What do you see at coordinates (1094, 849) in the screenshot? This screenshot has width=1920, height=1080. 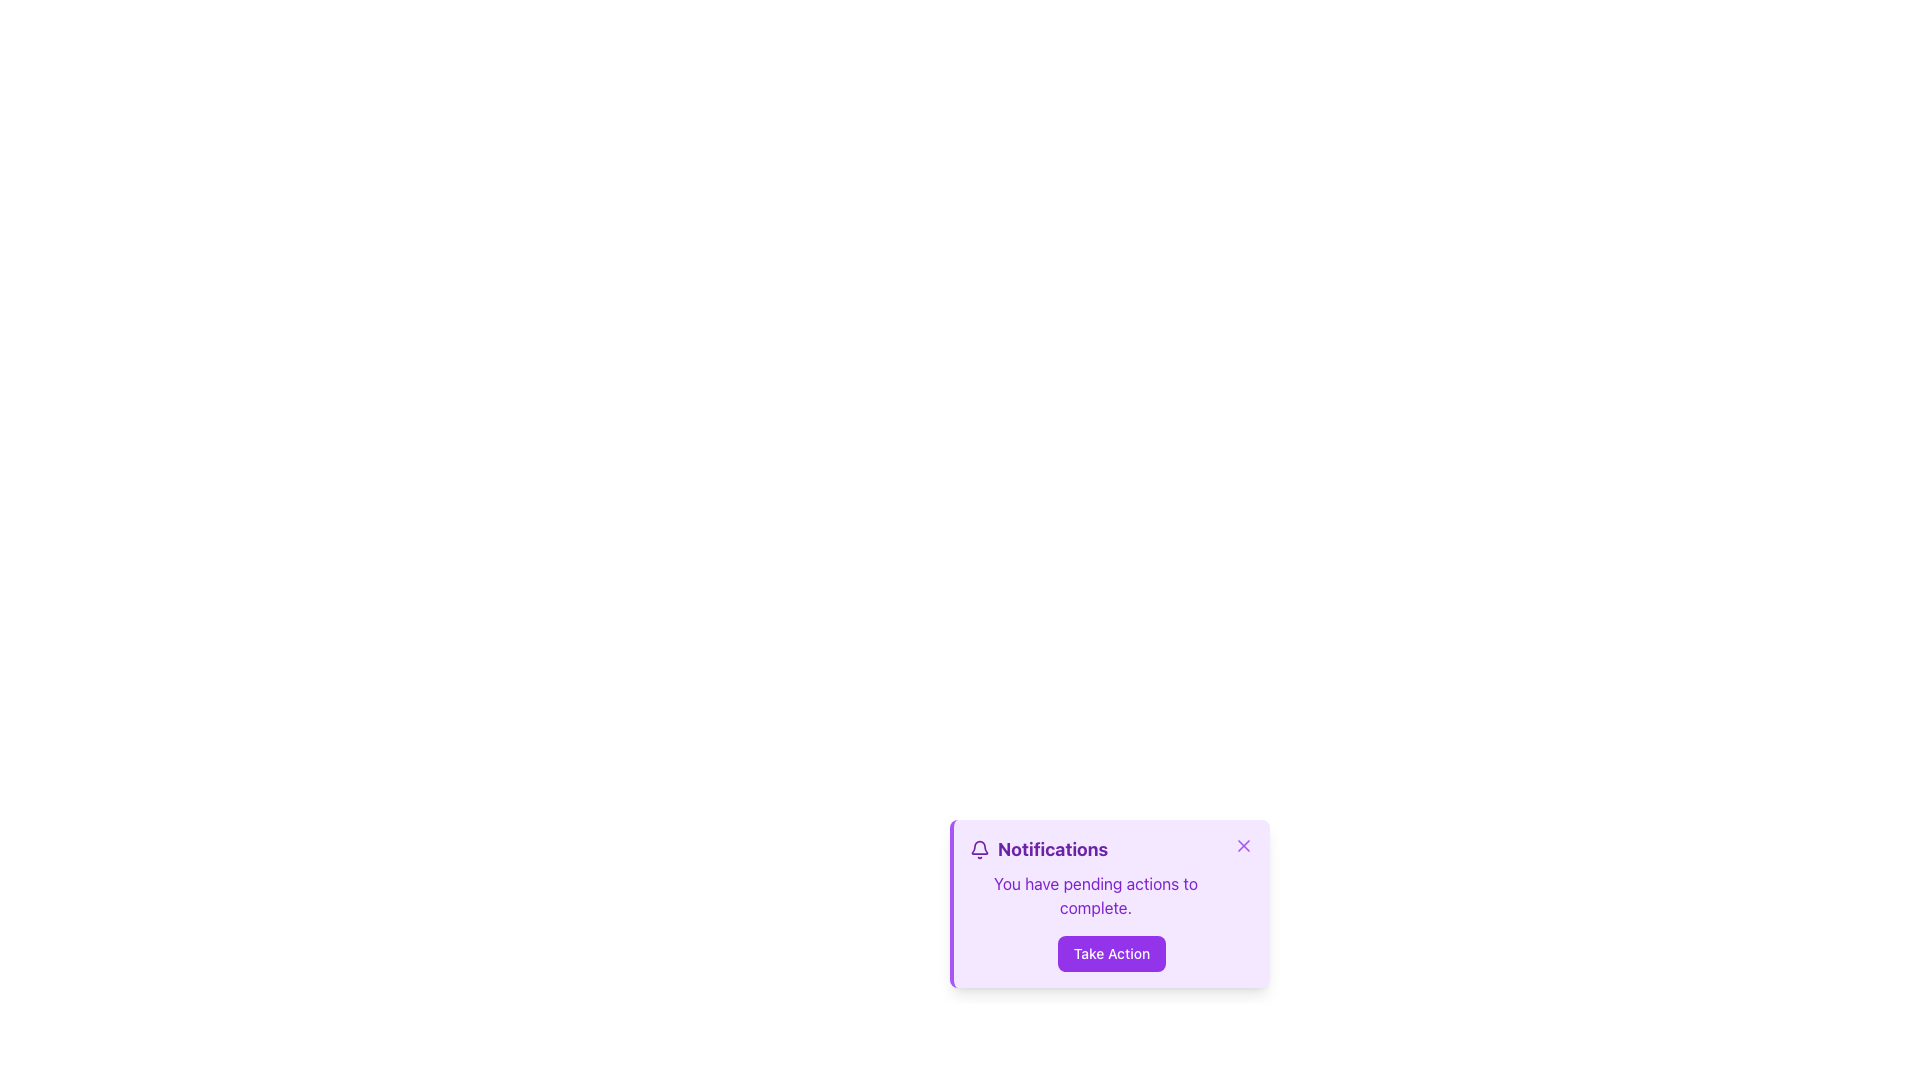 I see `the significance of the 'Notifications' title, which is styled in bold purple text and located on the purple card above the 'You have pending actions to complete.' text` at bounding box center [1094, 849].